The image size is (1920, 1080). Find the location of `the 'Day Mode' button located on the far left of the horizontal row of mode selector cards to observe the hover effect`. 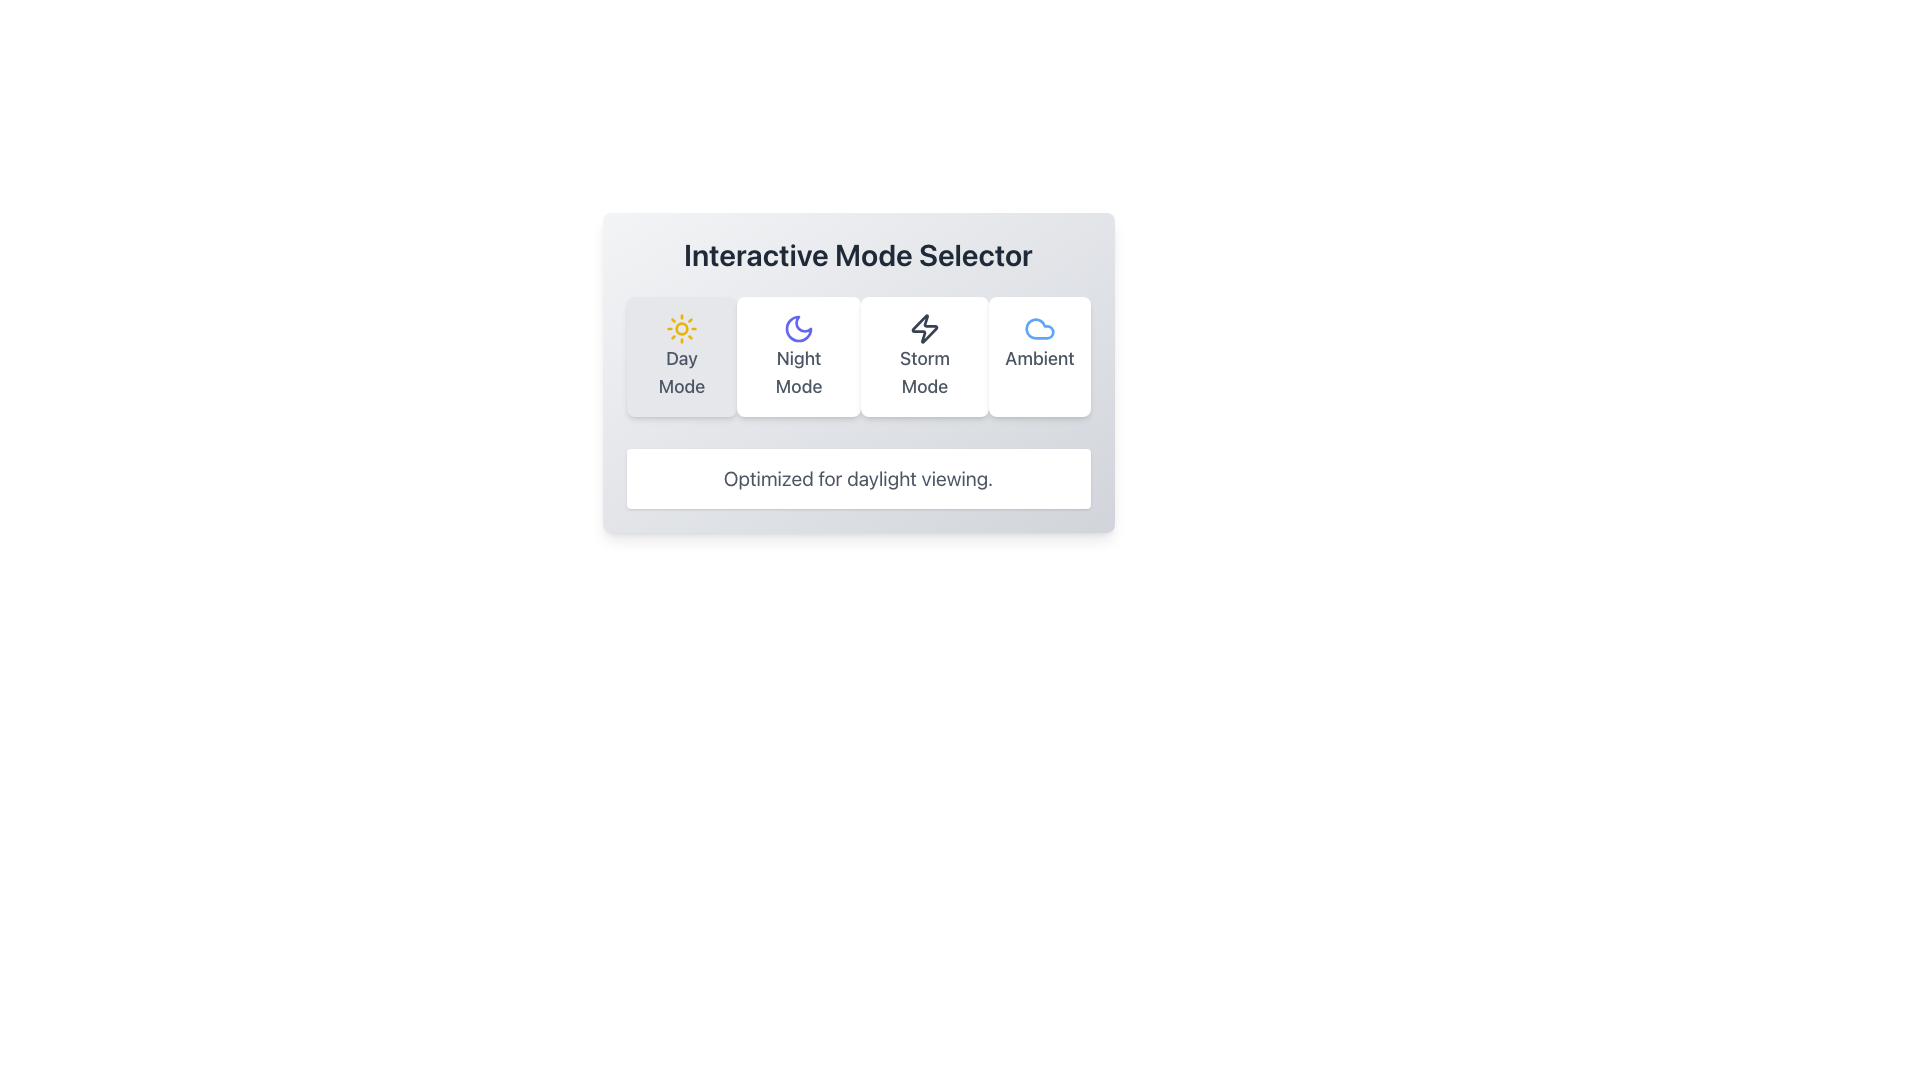

the 'Day Mode' button located on the far left of the horizontal row of mode selector cards to observe the hover effect is located at coordinates (681, 356).